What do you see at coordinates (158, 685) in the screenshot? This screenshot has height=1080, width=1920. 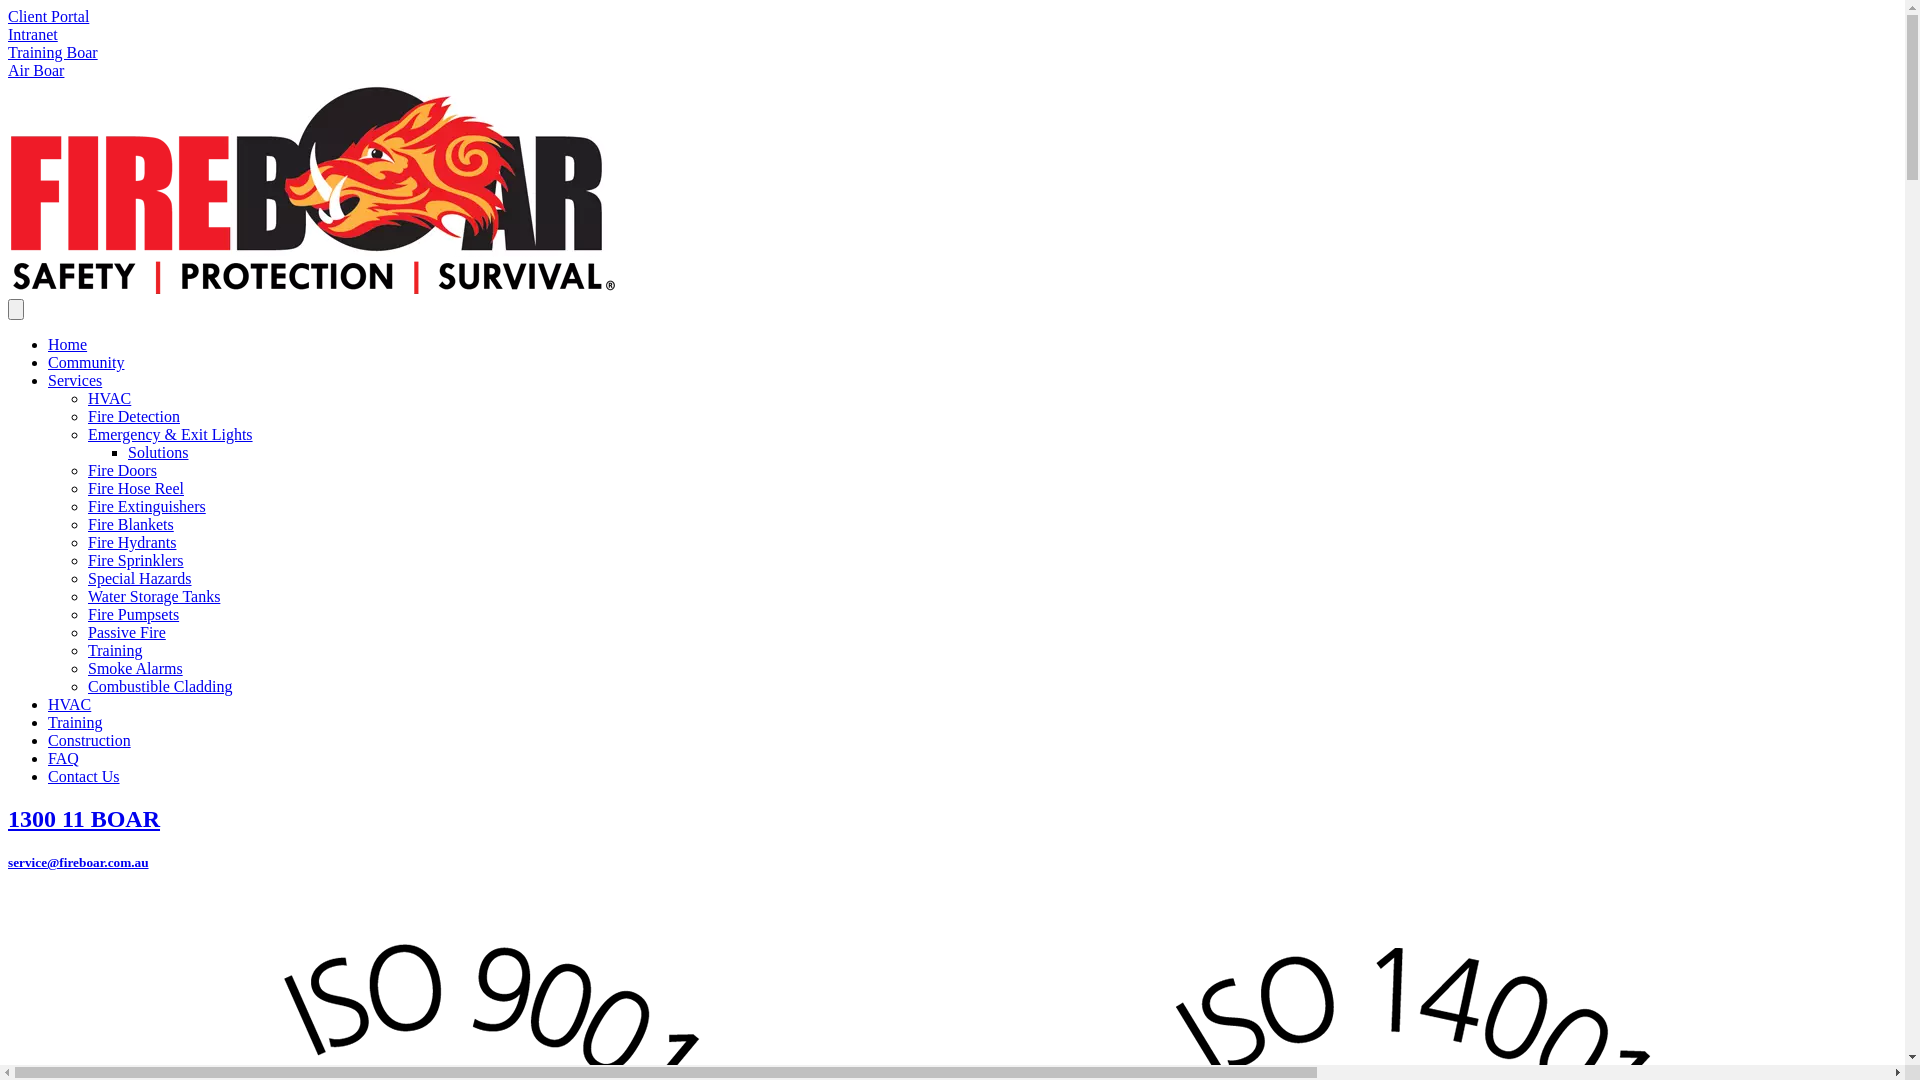 I see `'Combustible Cladding'` at bounding box center [158, 685].